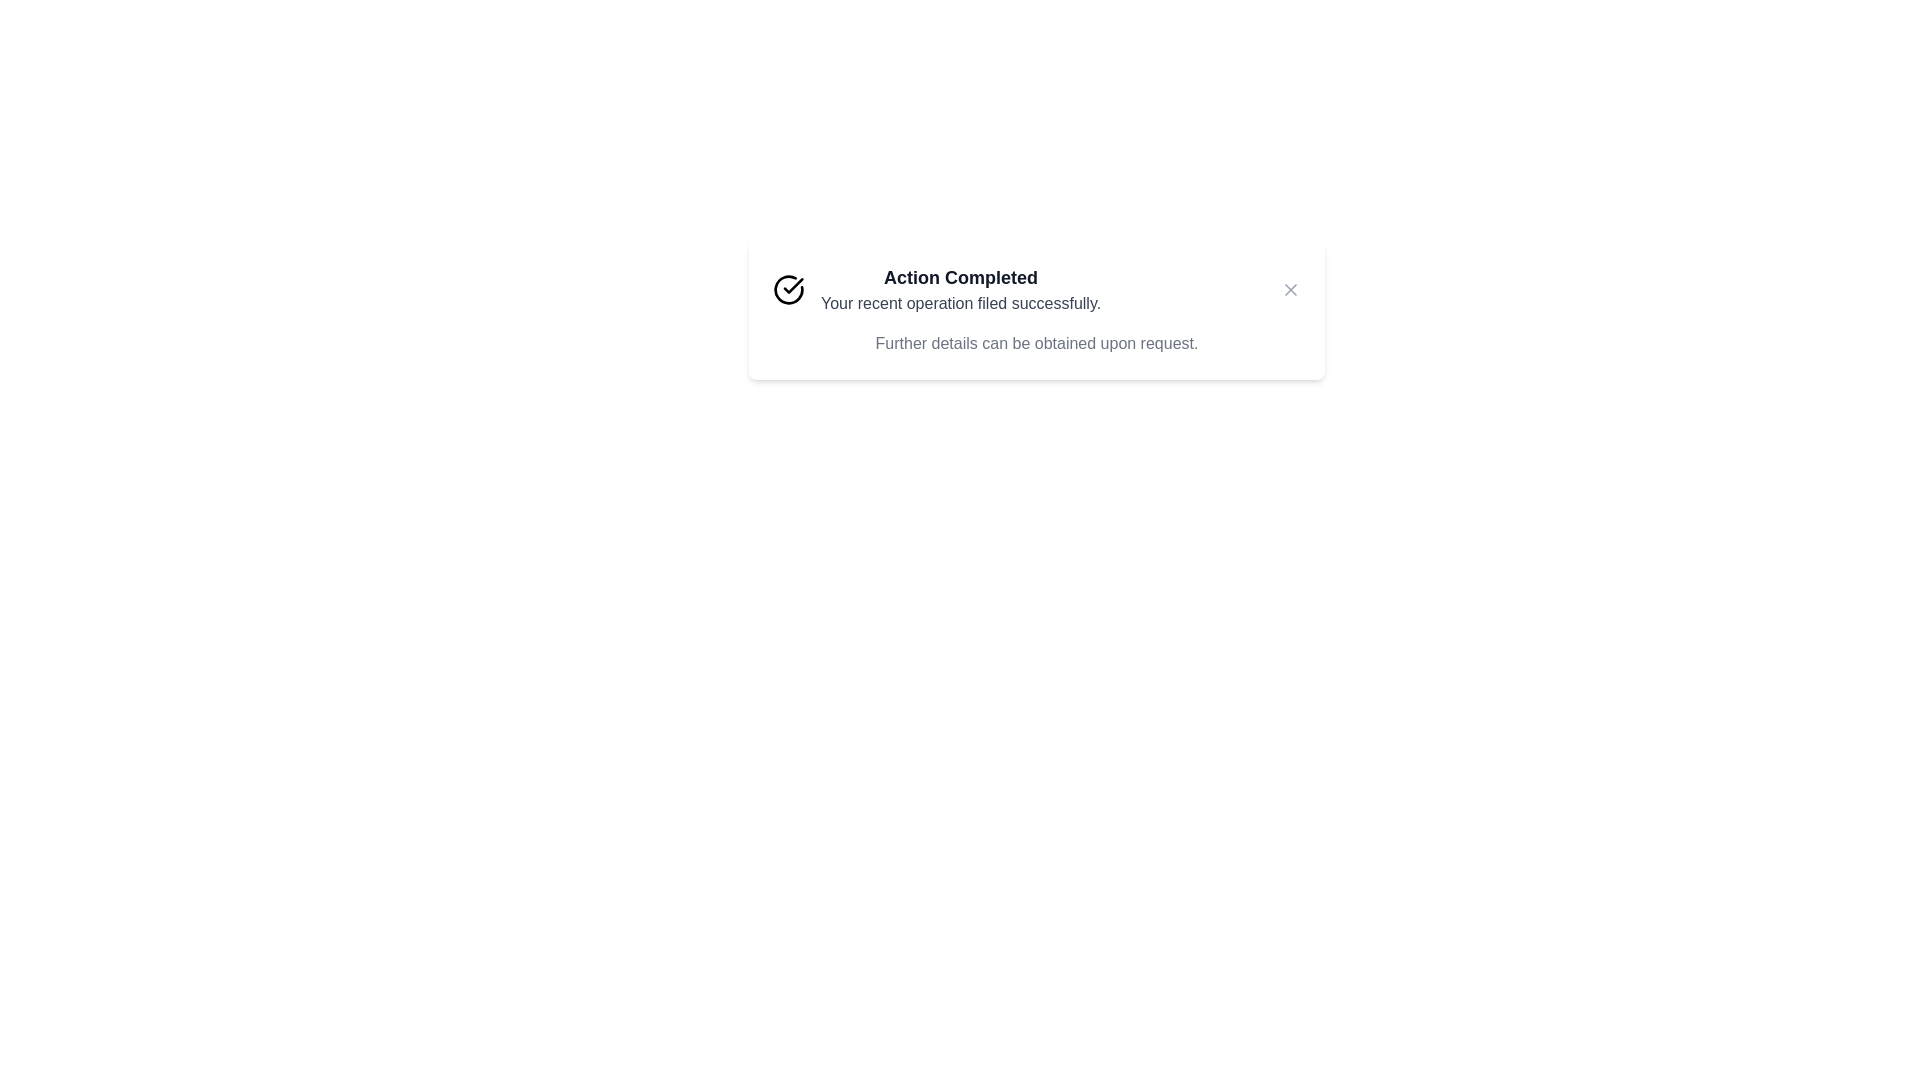  Describe the element at coordinates (1036, 309) in the screenshot. I see `success message and additional details from the notification box displaying 'Action Completed' with a green checkmark icon` at that location.